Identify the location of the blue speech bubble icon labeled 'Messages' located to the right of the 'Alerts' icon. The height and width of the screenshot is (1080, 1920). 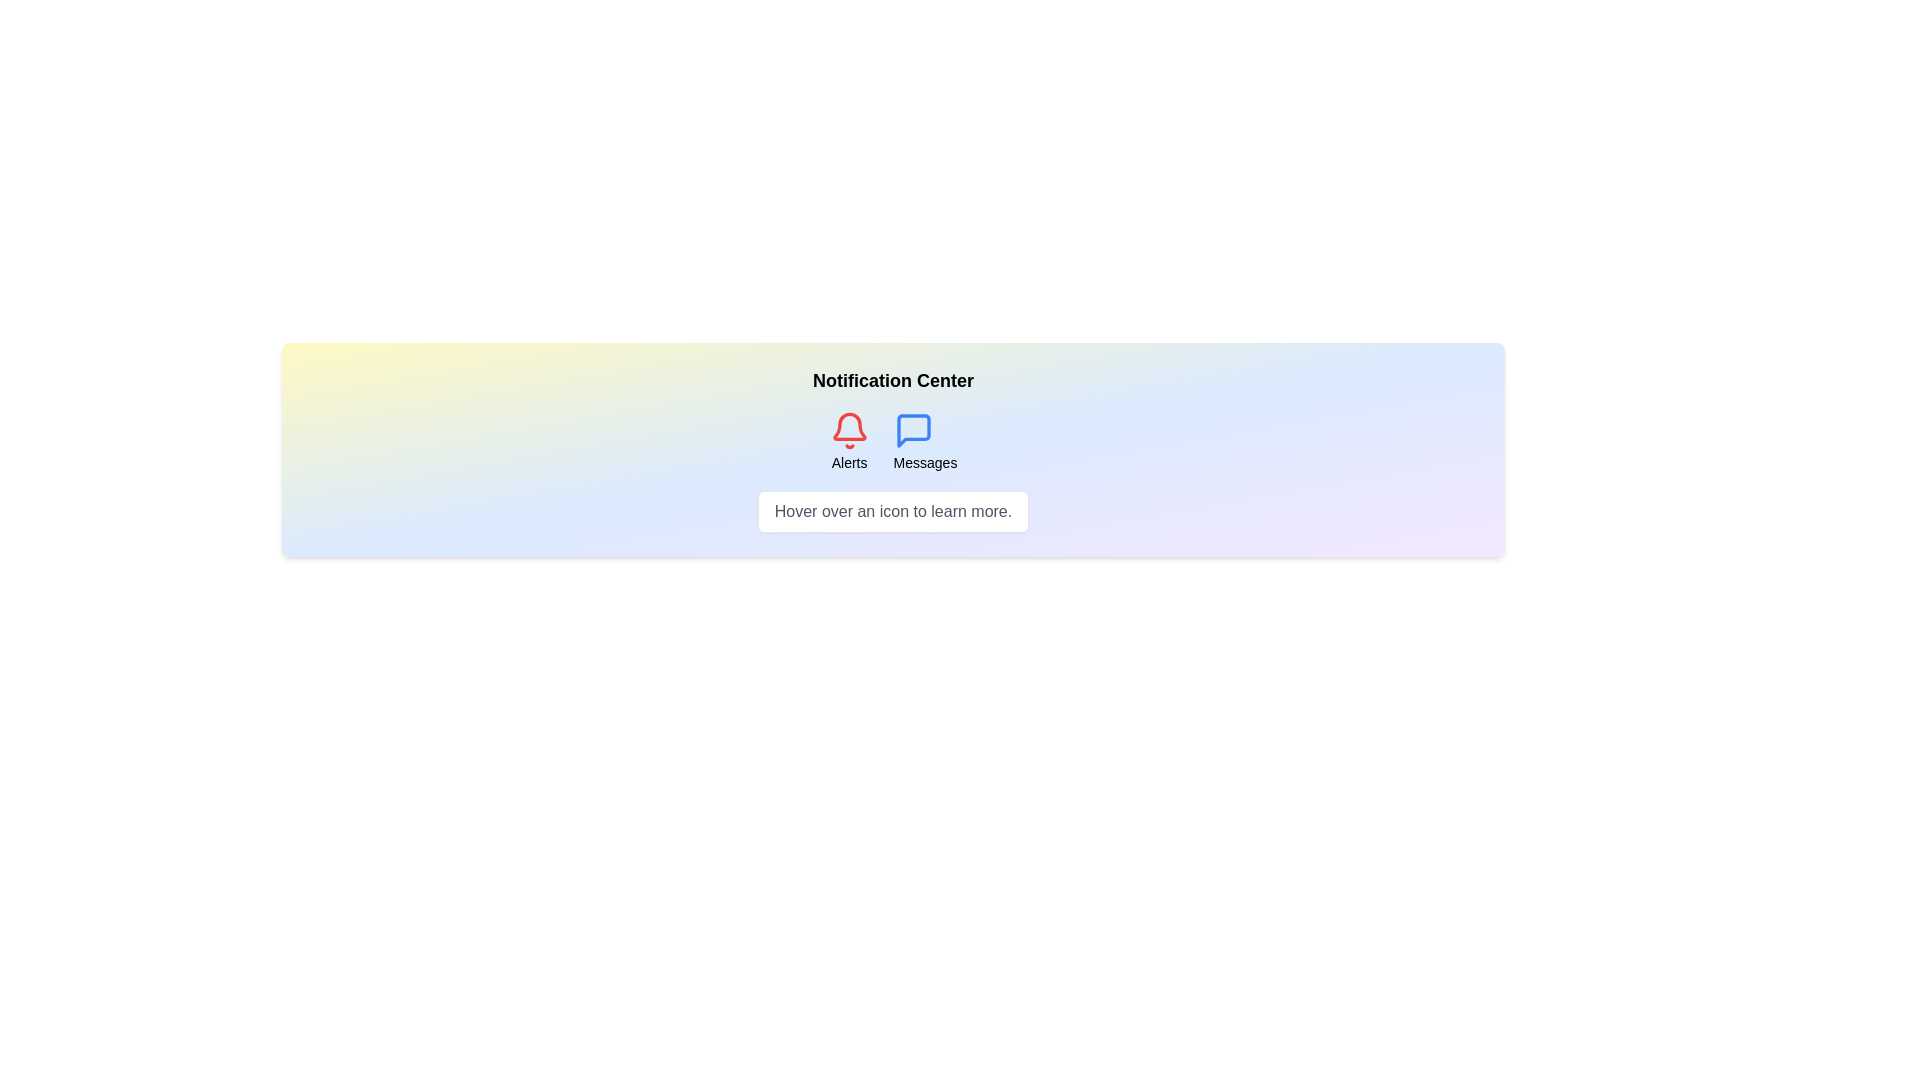
(912, 430).